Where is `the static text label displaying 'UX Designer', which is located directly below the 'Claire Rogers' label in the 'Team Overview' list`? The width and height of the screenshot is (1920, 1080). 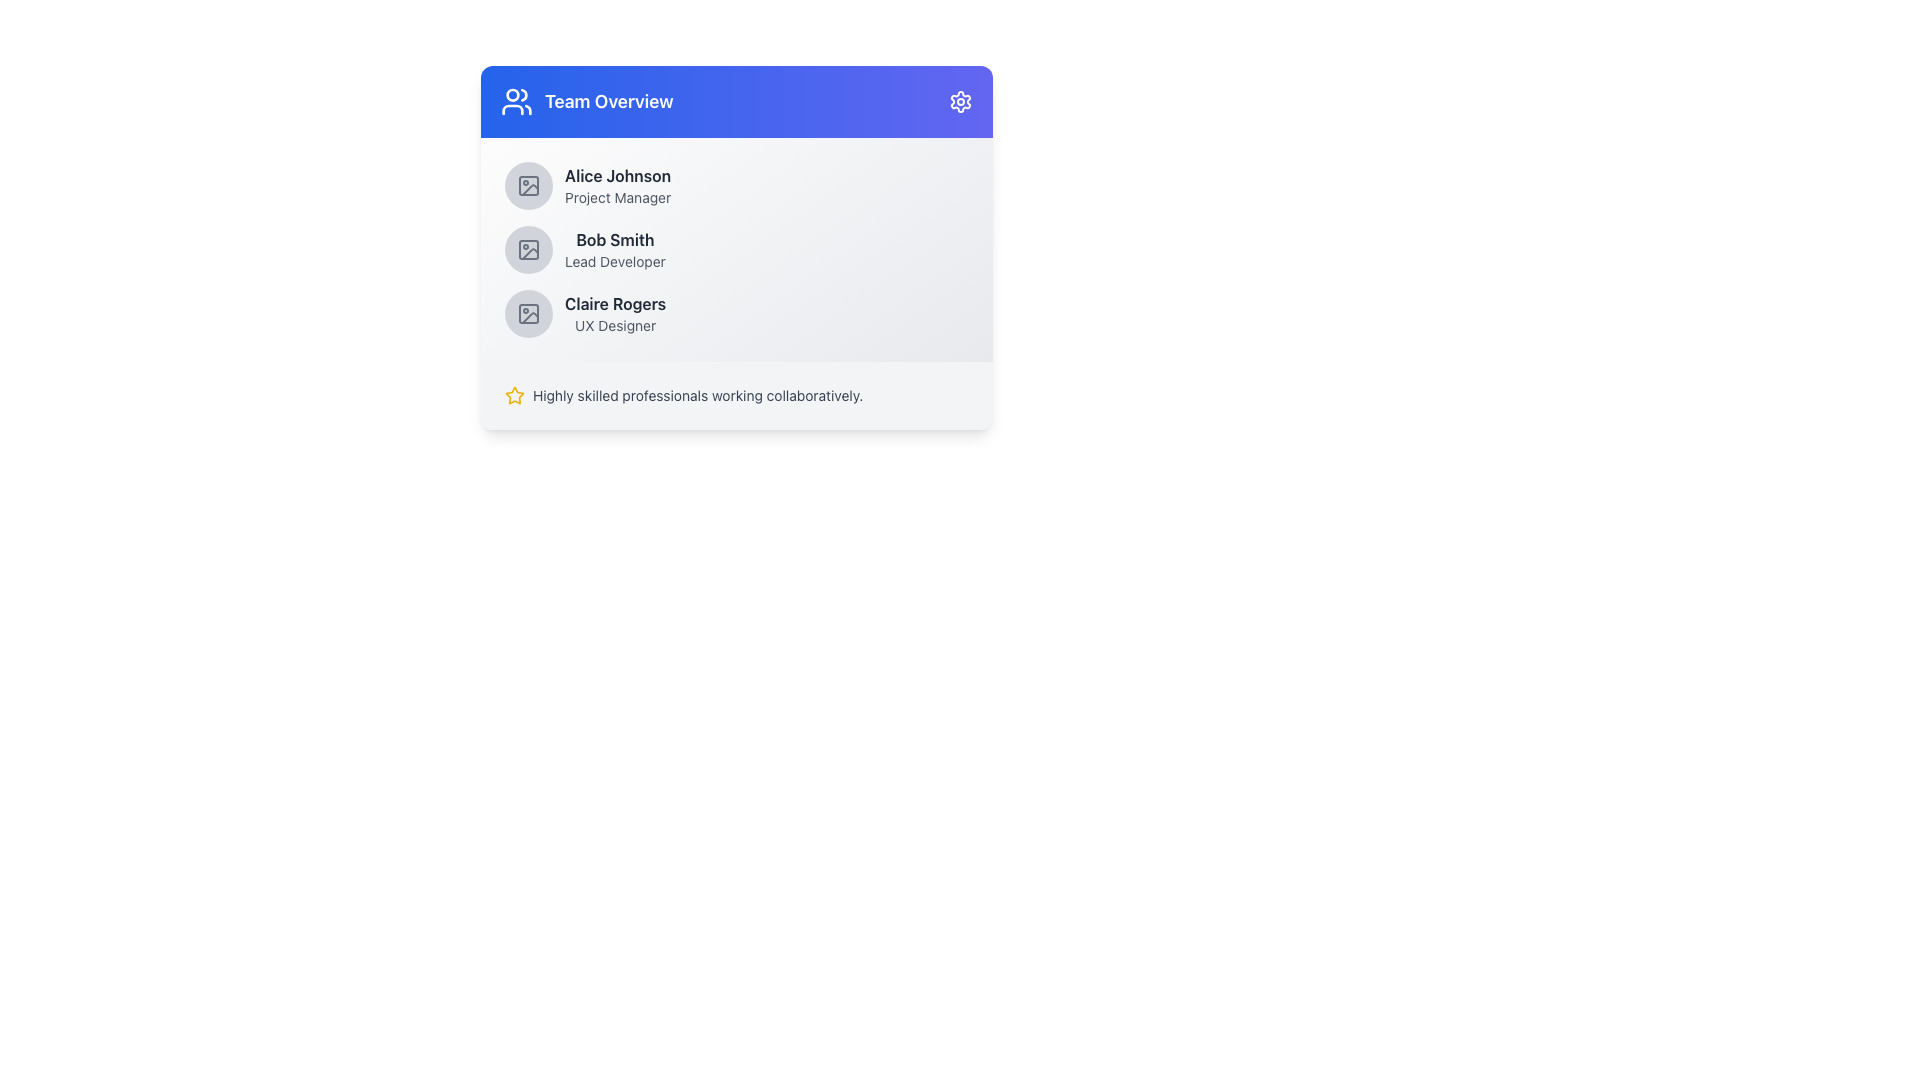
the static text label displaying 'UX Designer', which is located directly below the 'Claire Rogers' label in the 'Team Overview' list is located at coordinates (614, 325).